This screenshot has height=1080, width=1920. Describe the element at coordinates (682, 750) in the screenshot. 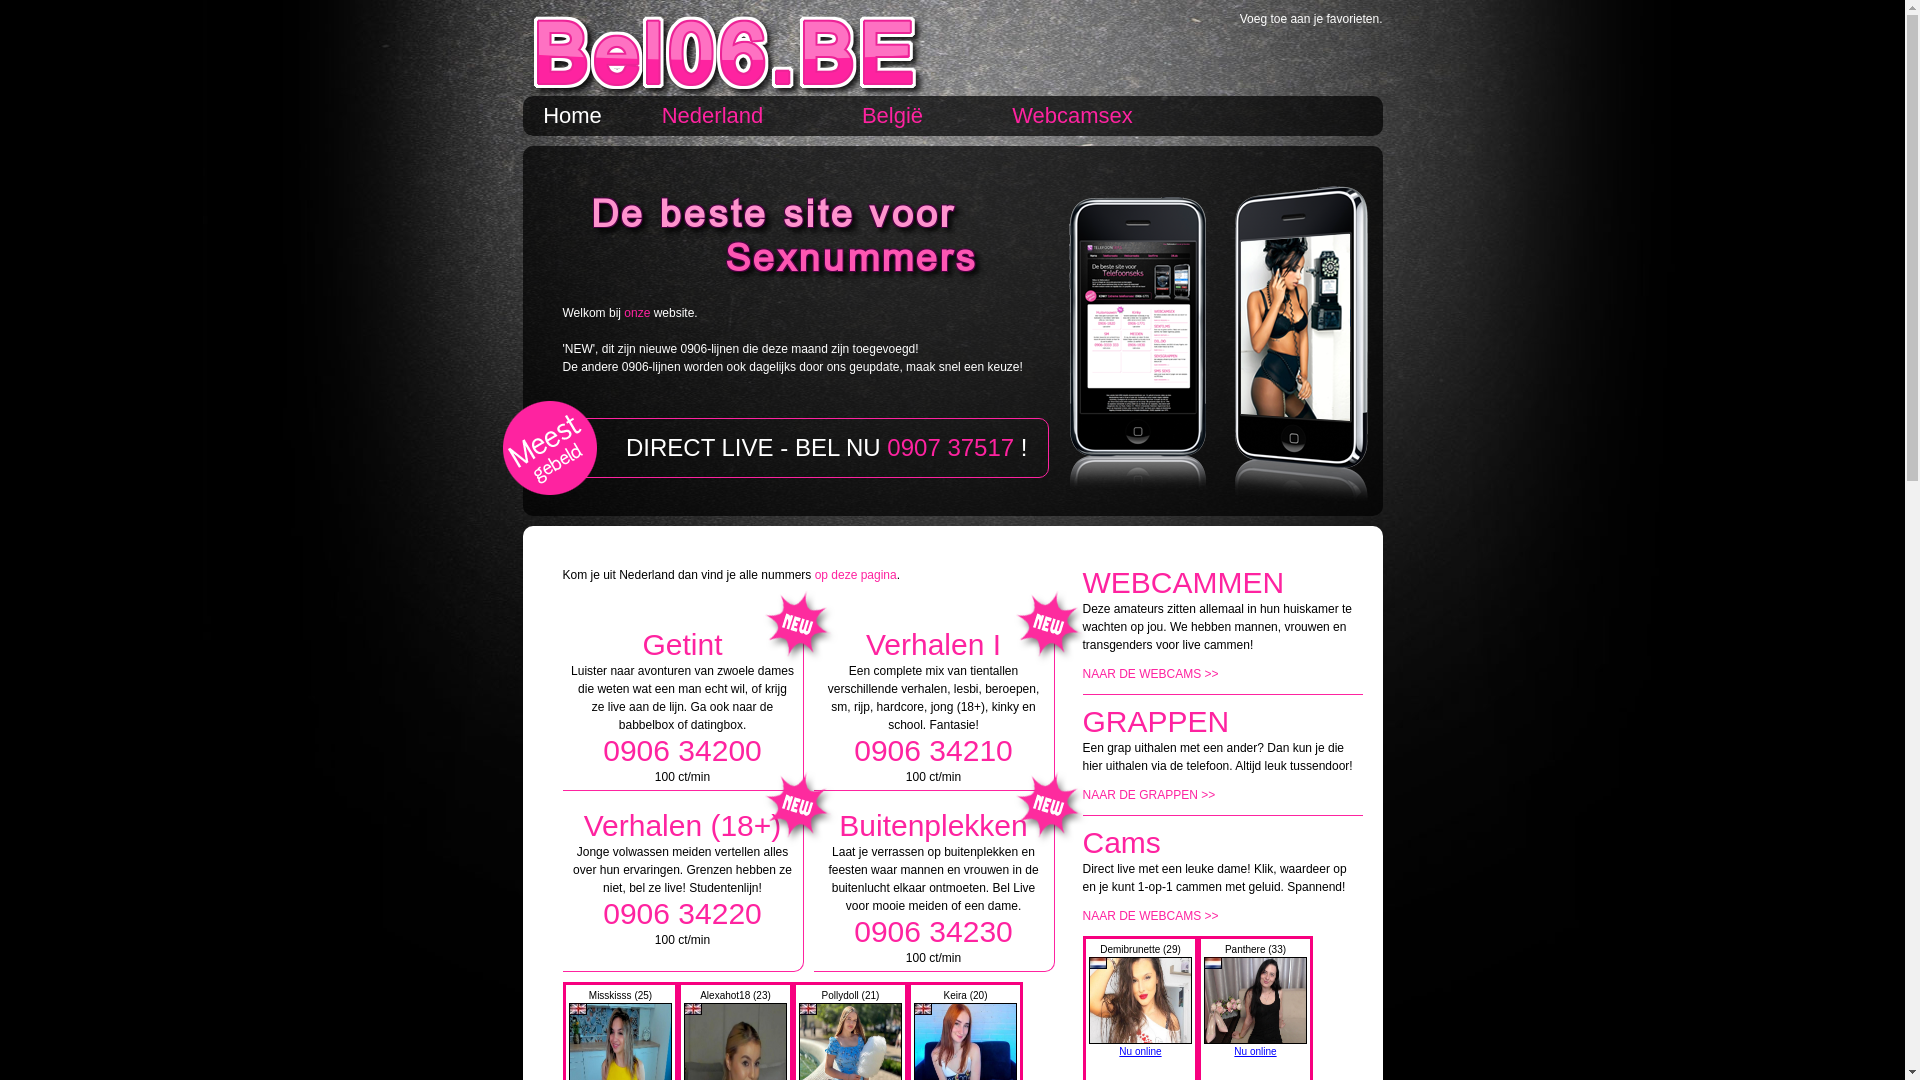

I see `'0906 34200'` at that location.